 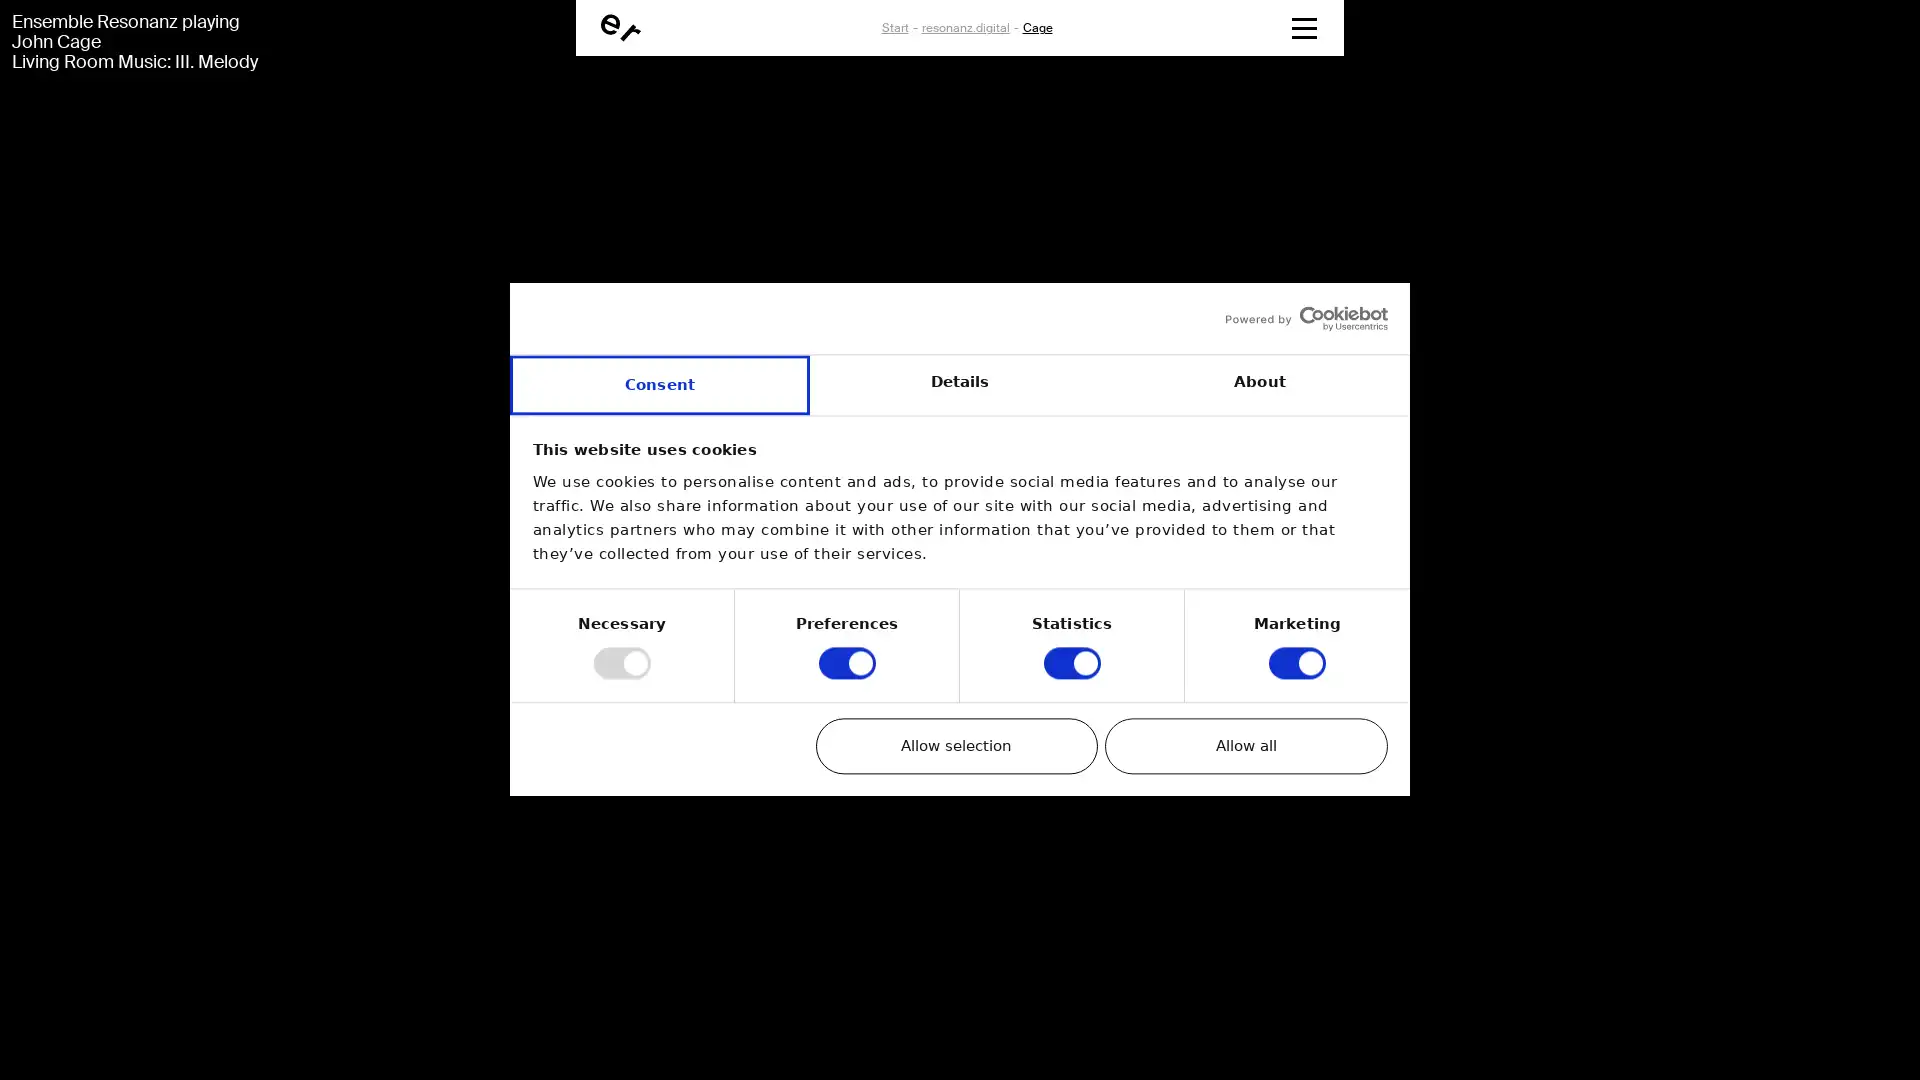 What do you see at coordinates (780, 1056) in the screenshot?
I see `05` at bounding box center [780, 1056].